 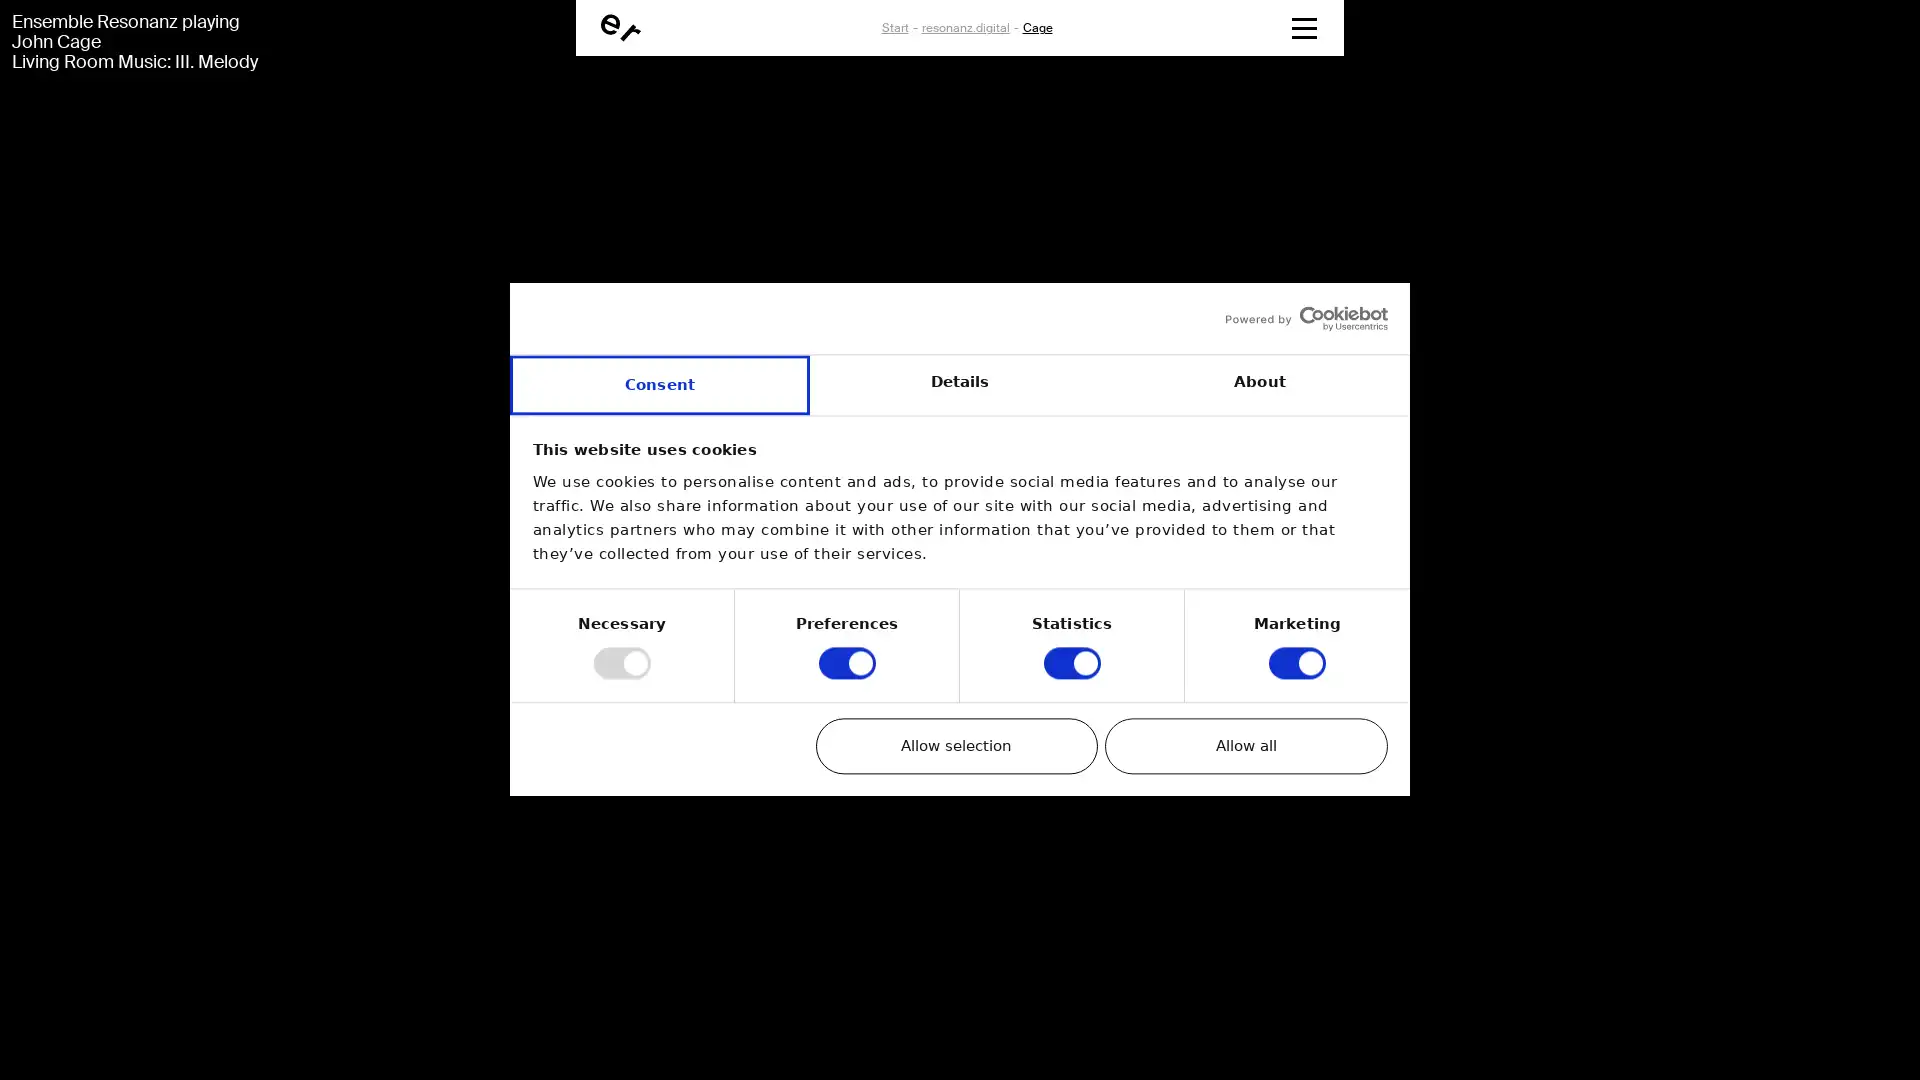 What do you see at coordinates (780, 1056) in the screenshot?
I see `05` at bounding box center [780, 1056].